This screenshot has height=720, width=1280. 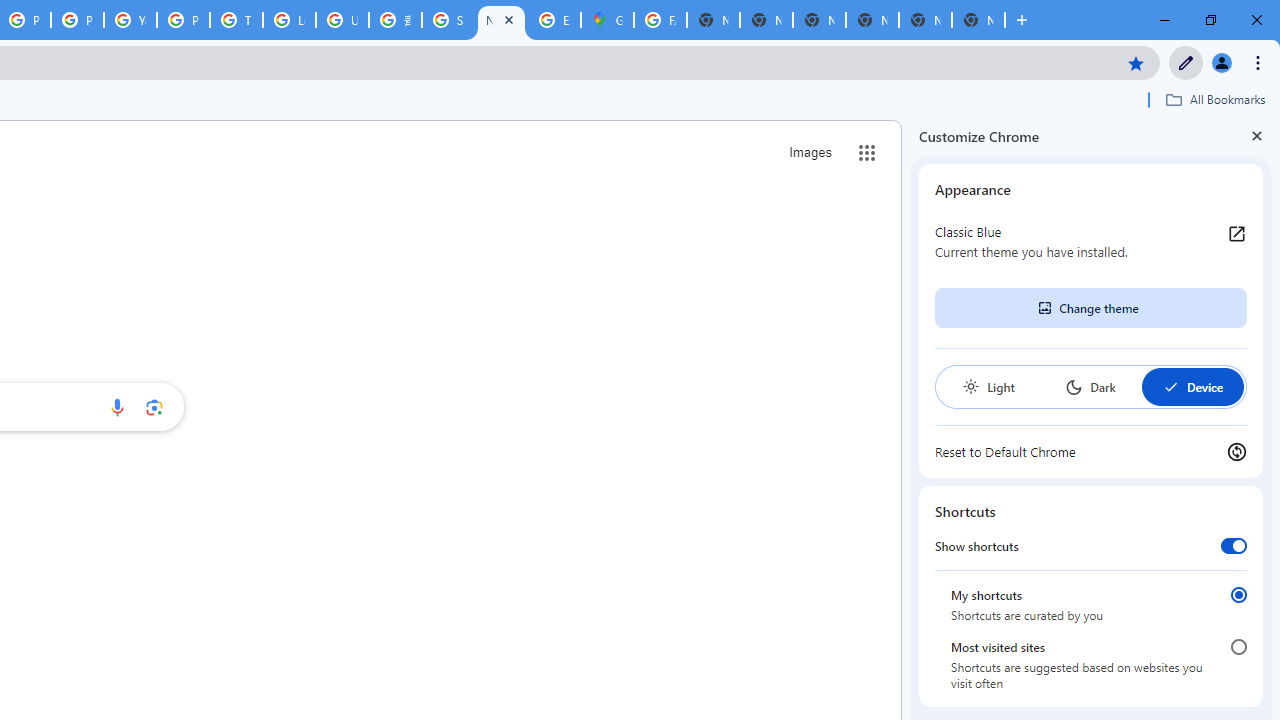 What do you see at coordinates (1232, 545) in the screenshot?
I see `'Show shortcuts'` at bounding box center [1232, 545].